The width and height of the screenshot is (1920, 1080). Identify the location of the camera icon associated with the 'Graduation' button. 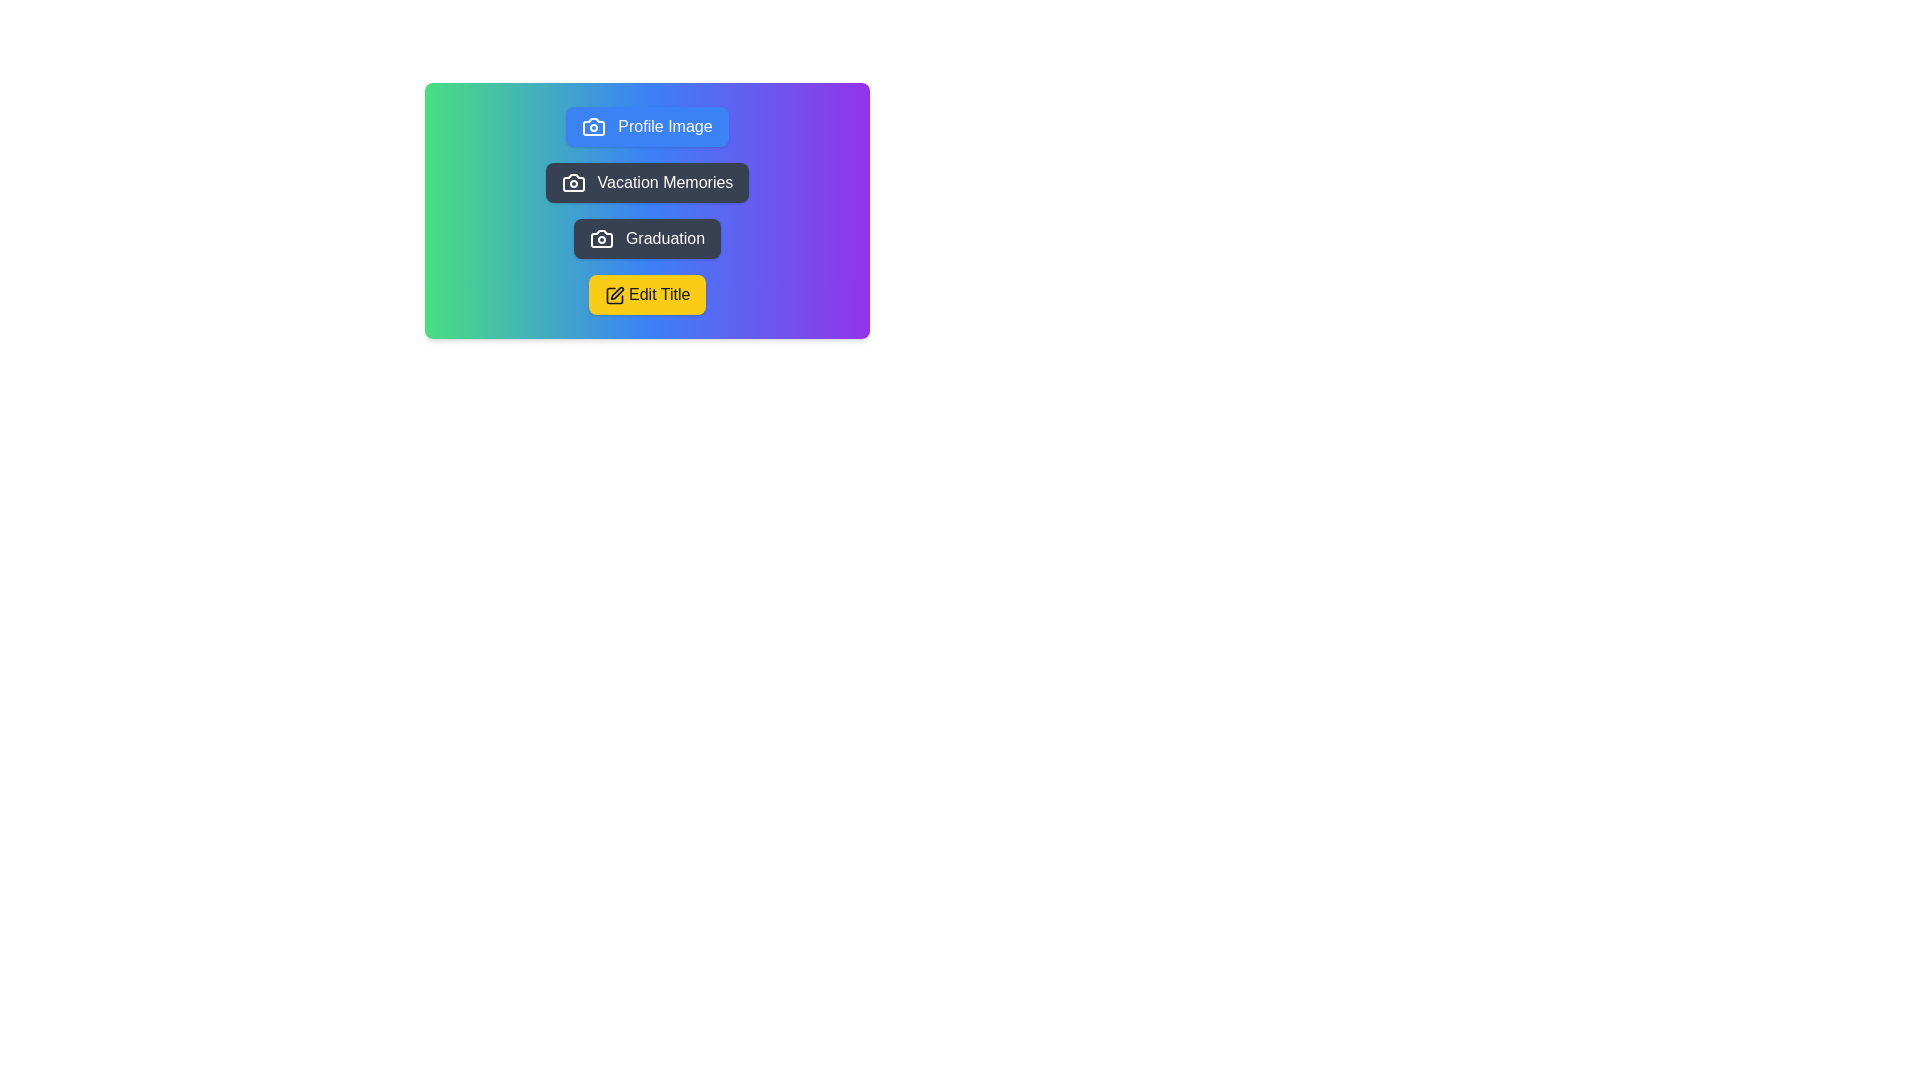
(600, 238).